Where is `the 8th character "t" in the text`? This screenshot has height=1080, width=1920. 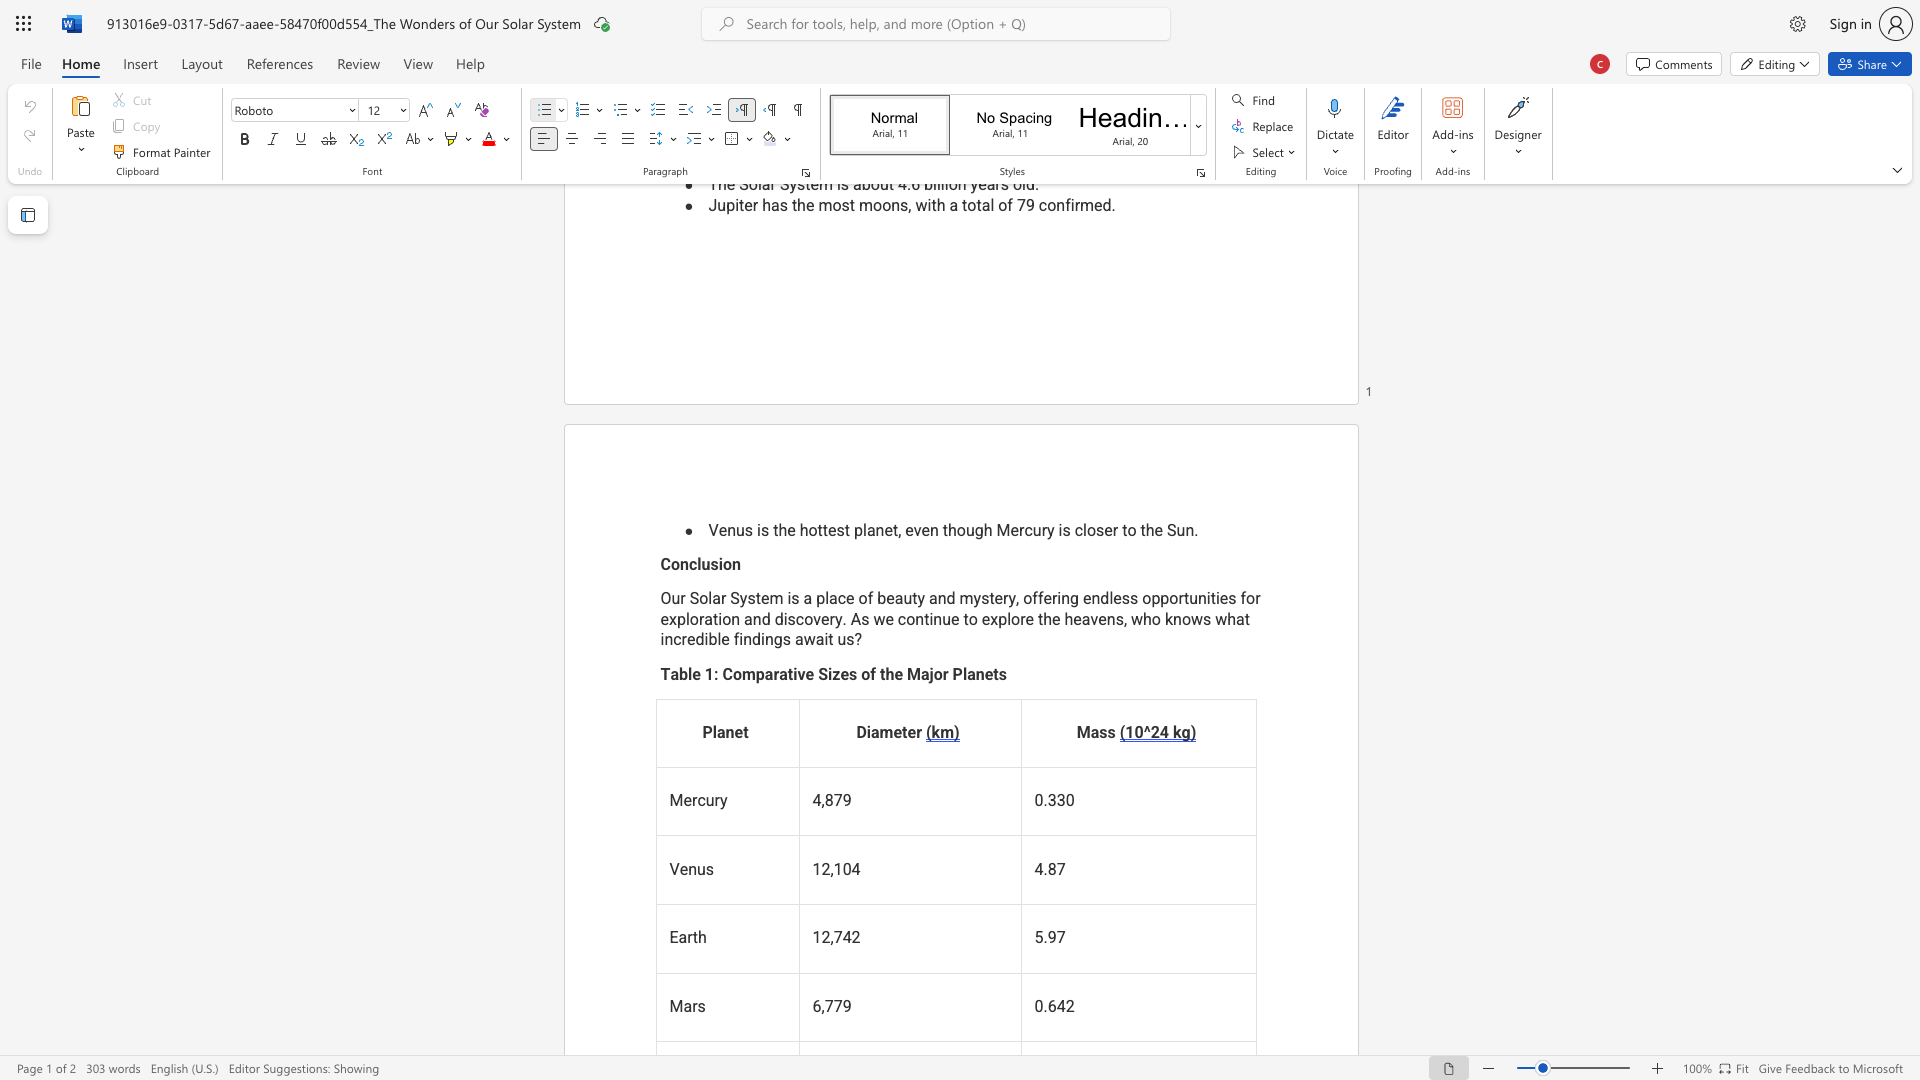 the 8th character "t" in the text is located at coordinates (965, 618).